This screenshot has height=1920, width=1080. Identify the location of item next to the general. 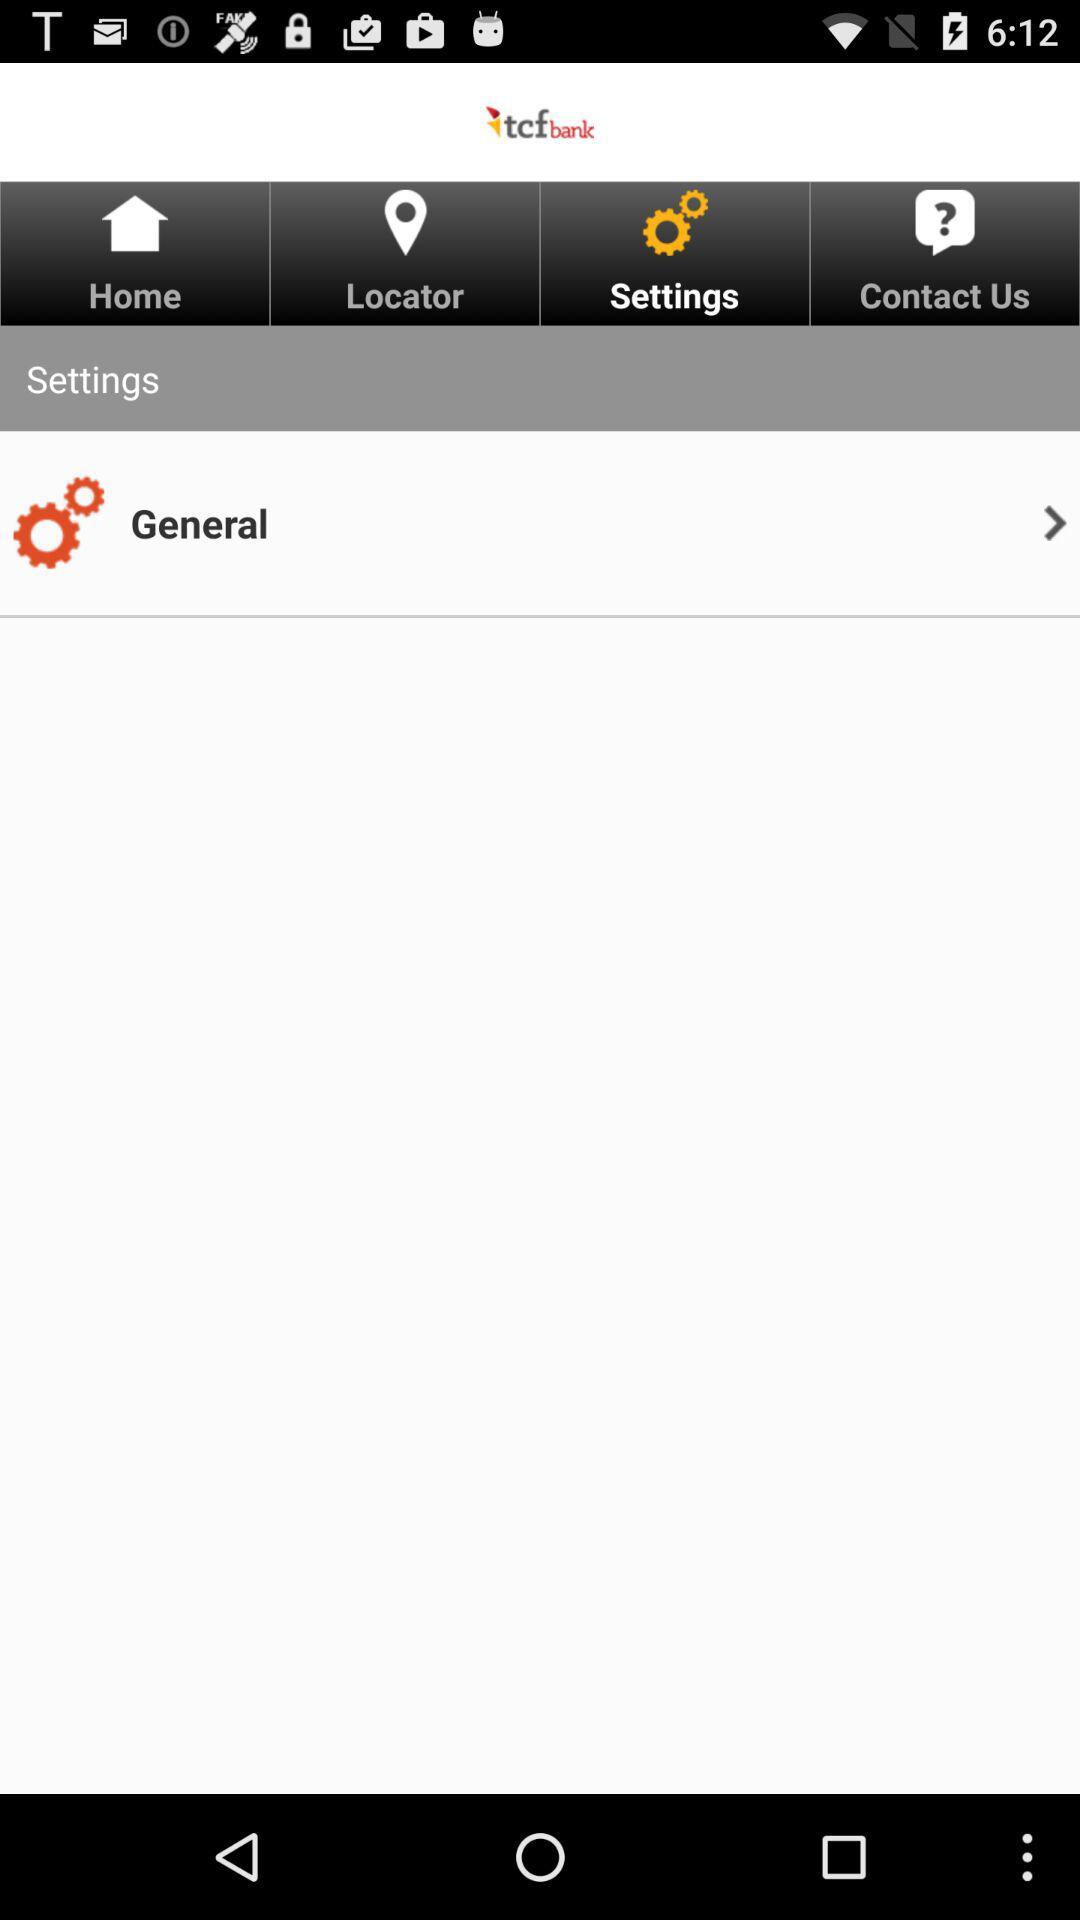
(1054, 523).